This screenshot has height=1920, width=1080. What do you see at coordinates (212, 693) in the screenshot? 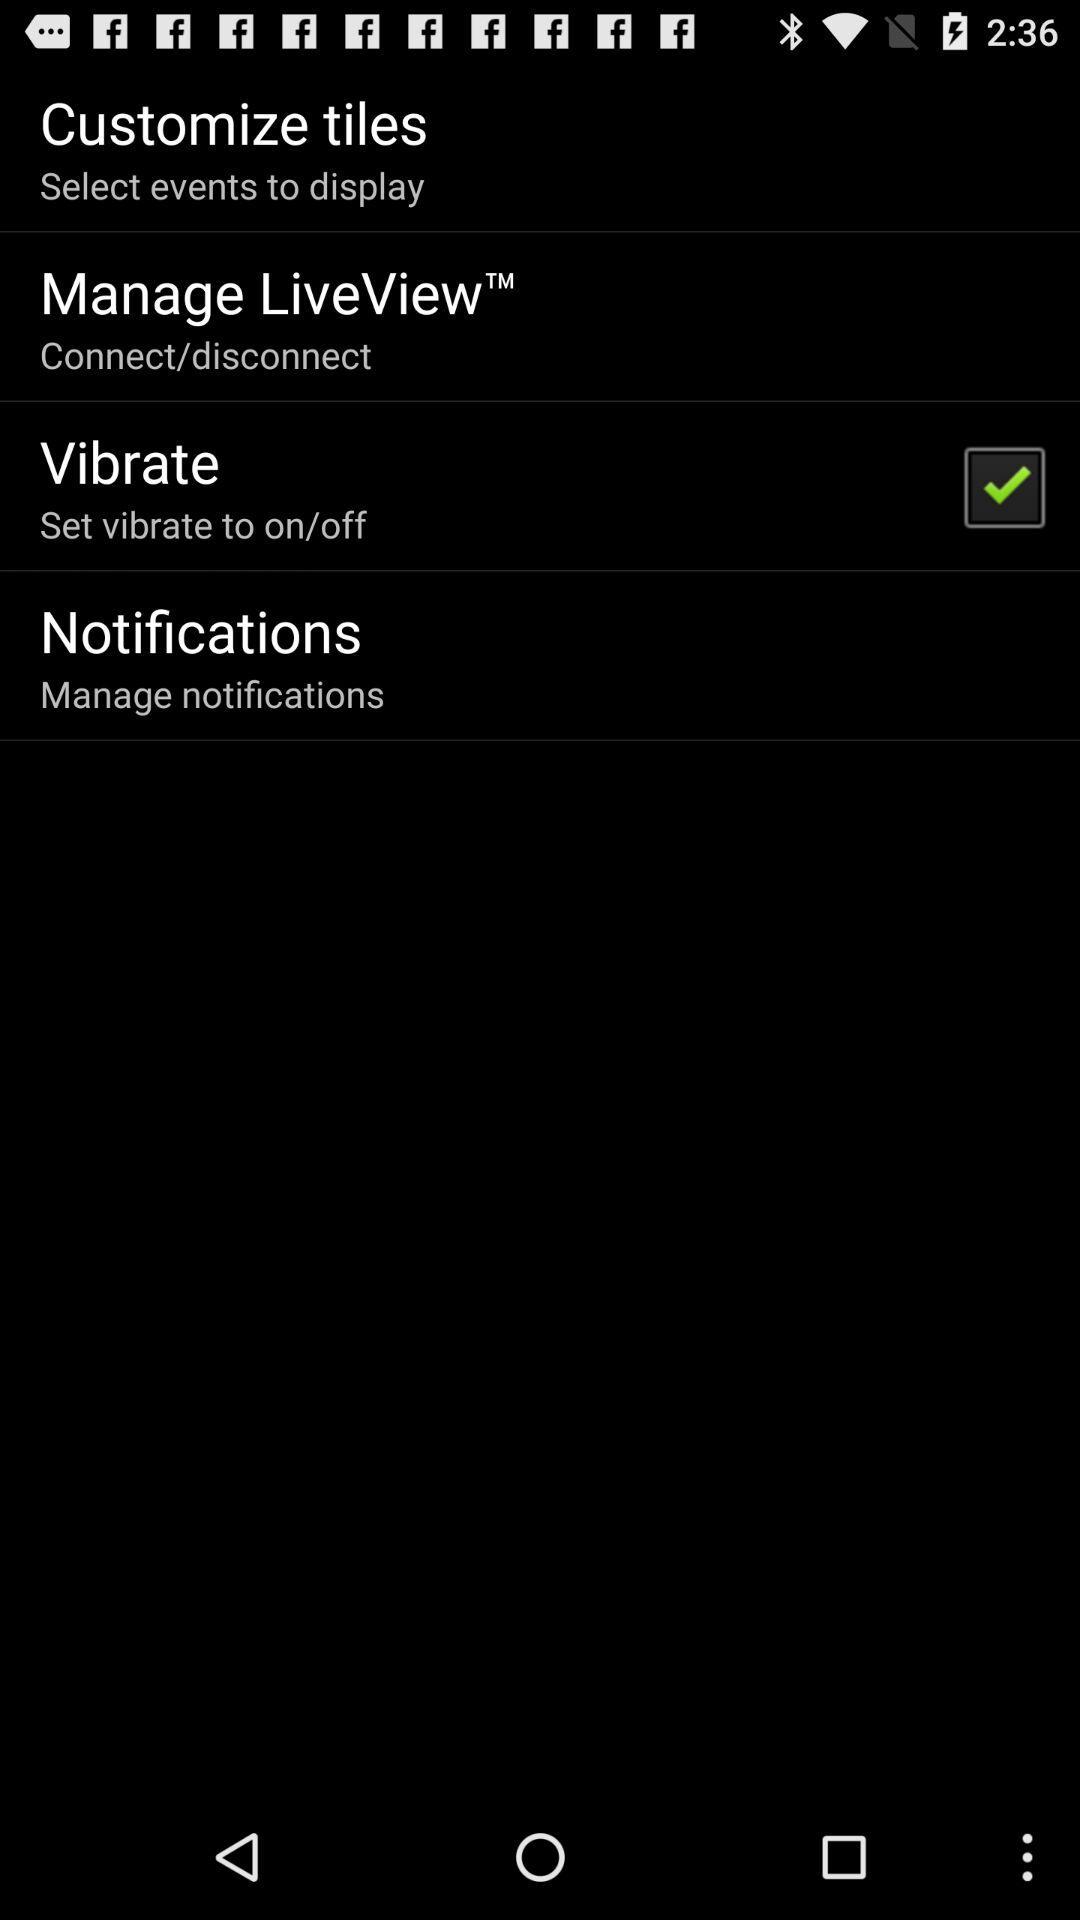
I see `the icon below the notifications app` at bounding box center [212, 693].